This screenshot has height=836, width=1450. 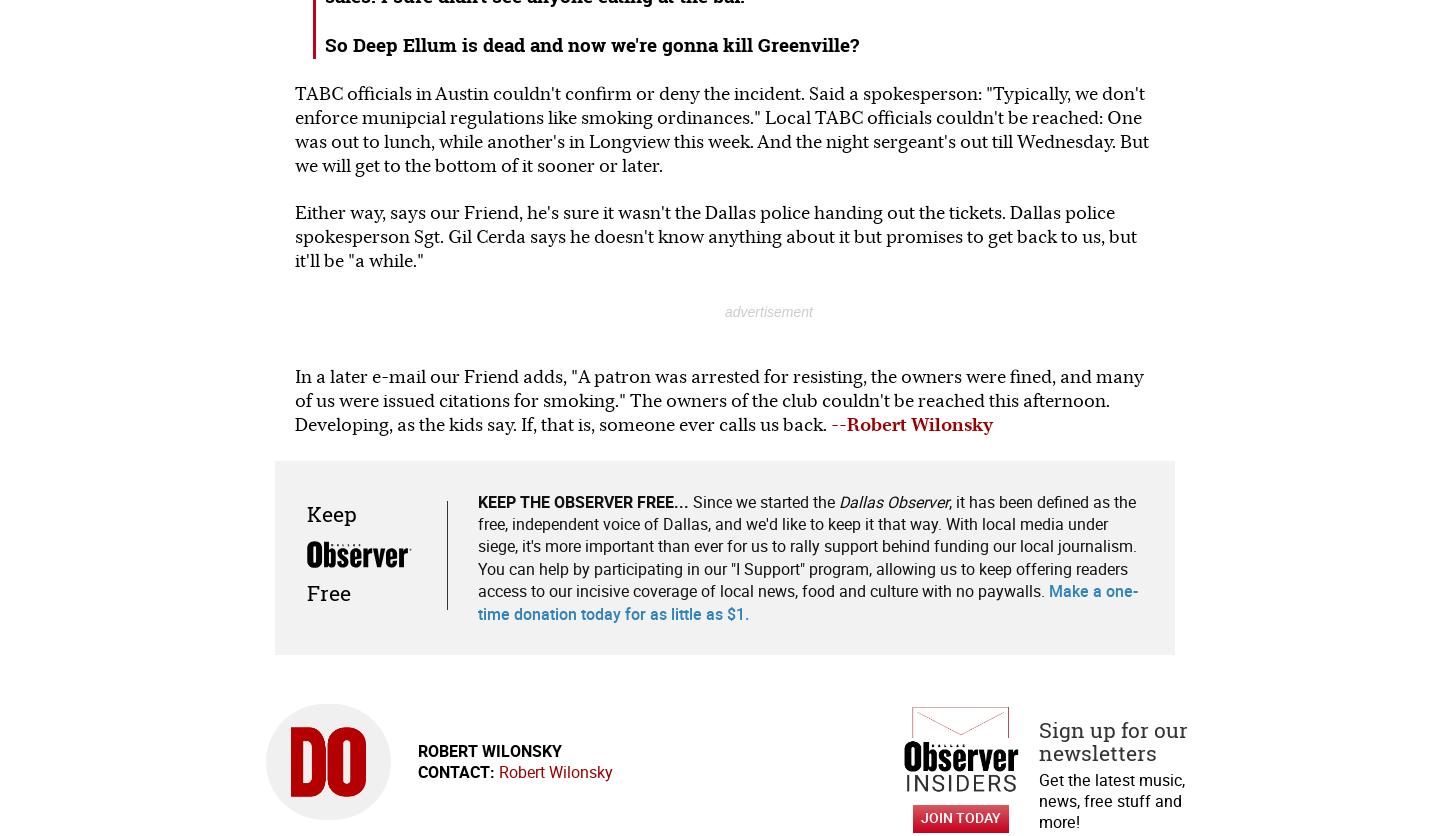 I want to click on 'Sign up for our newsletters', so click(x=1112, y=741).